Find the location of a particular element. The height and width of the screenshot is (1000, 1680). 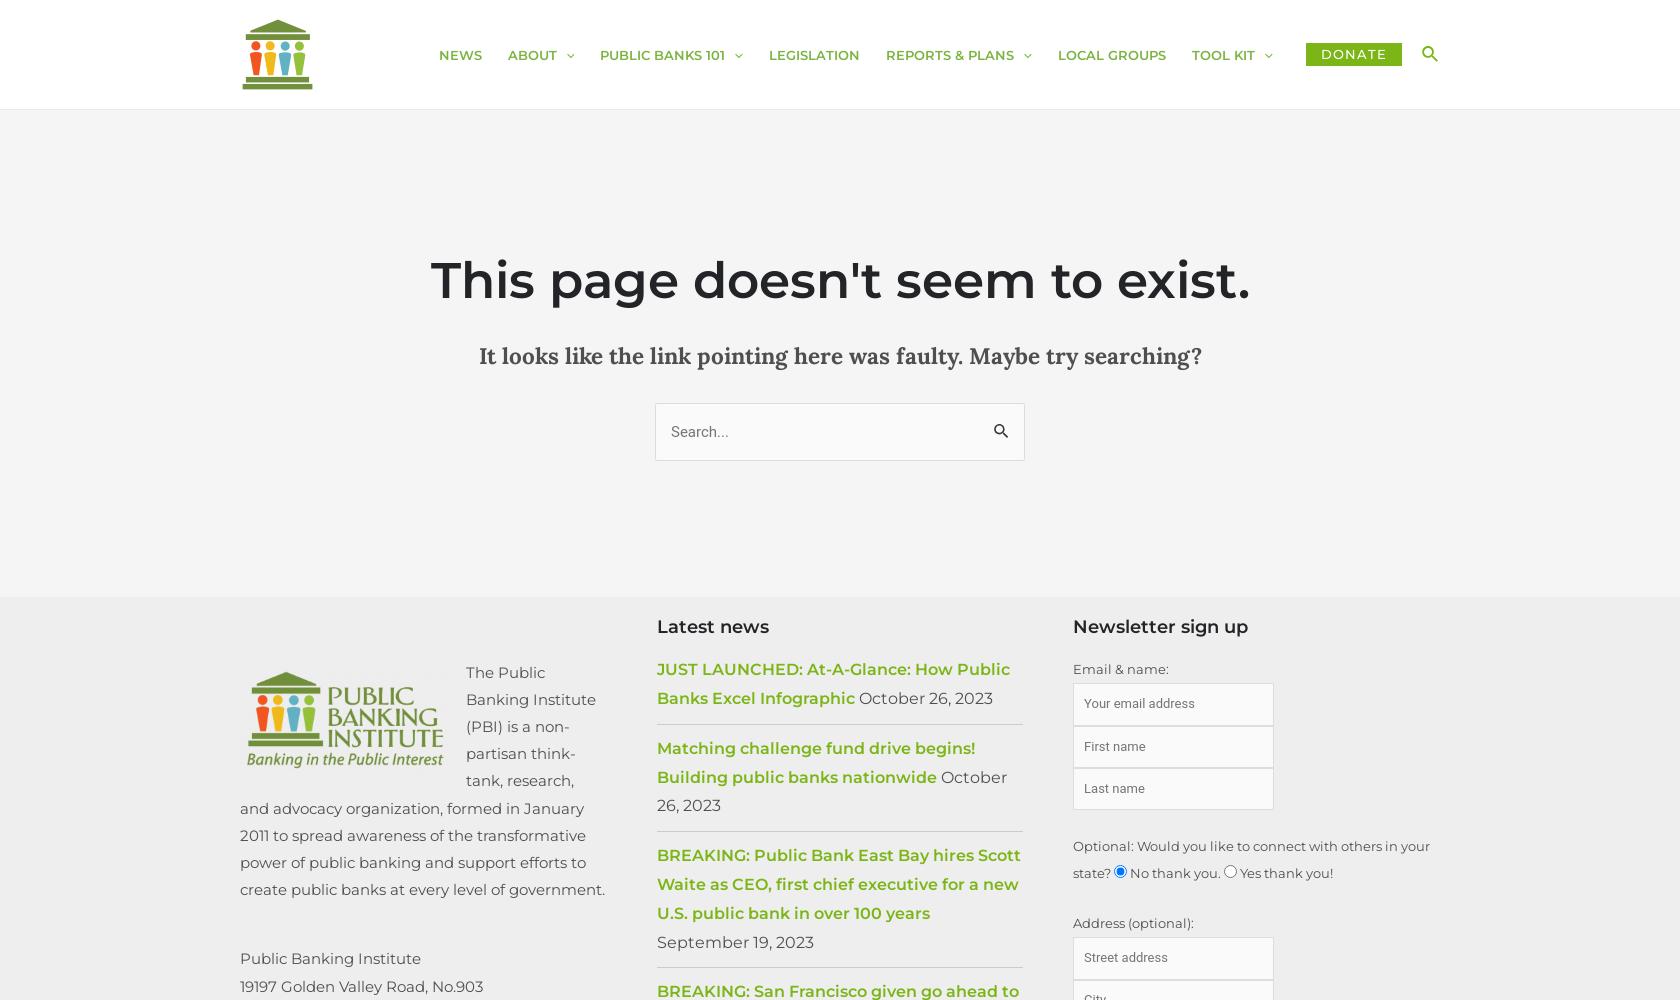

'Address (optional):' is located at coordinates (1073, 923).